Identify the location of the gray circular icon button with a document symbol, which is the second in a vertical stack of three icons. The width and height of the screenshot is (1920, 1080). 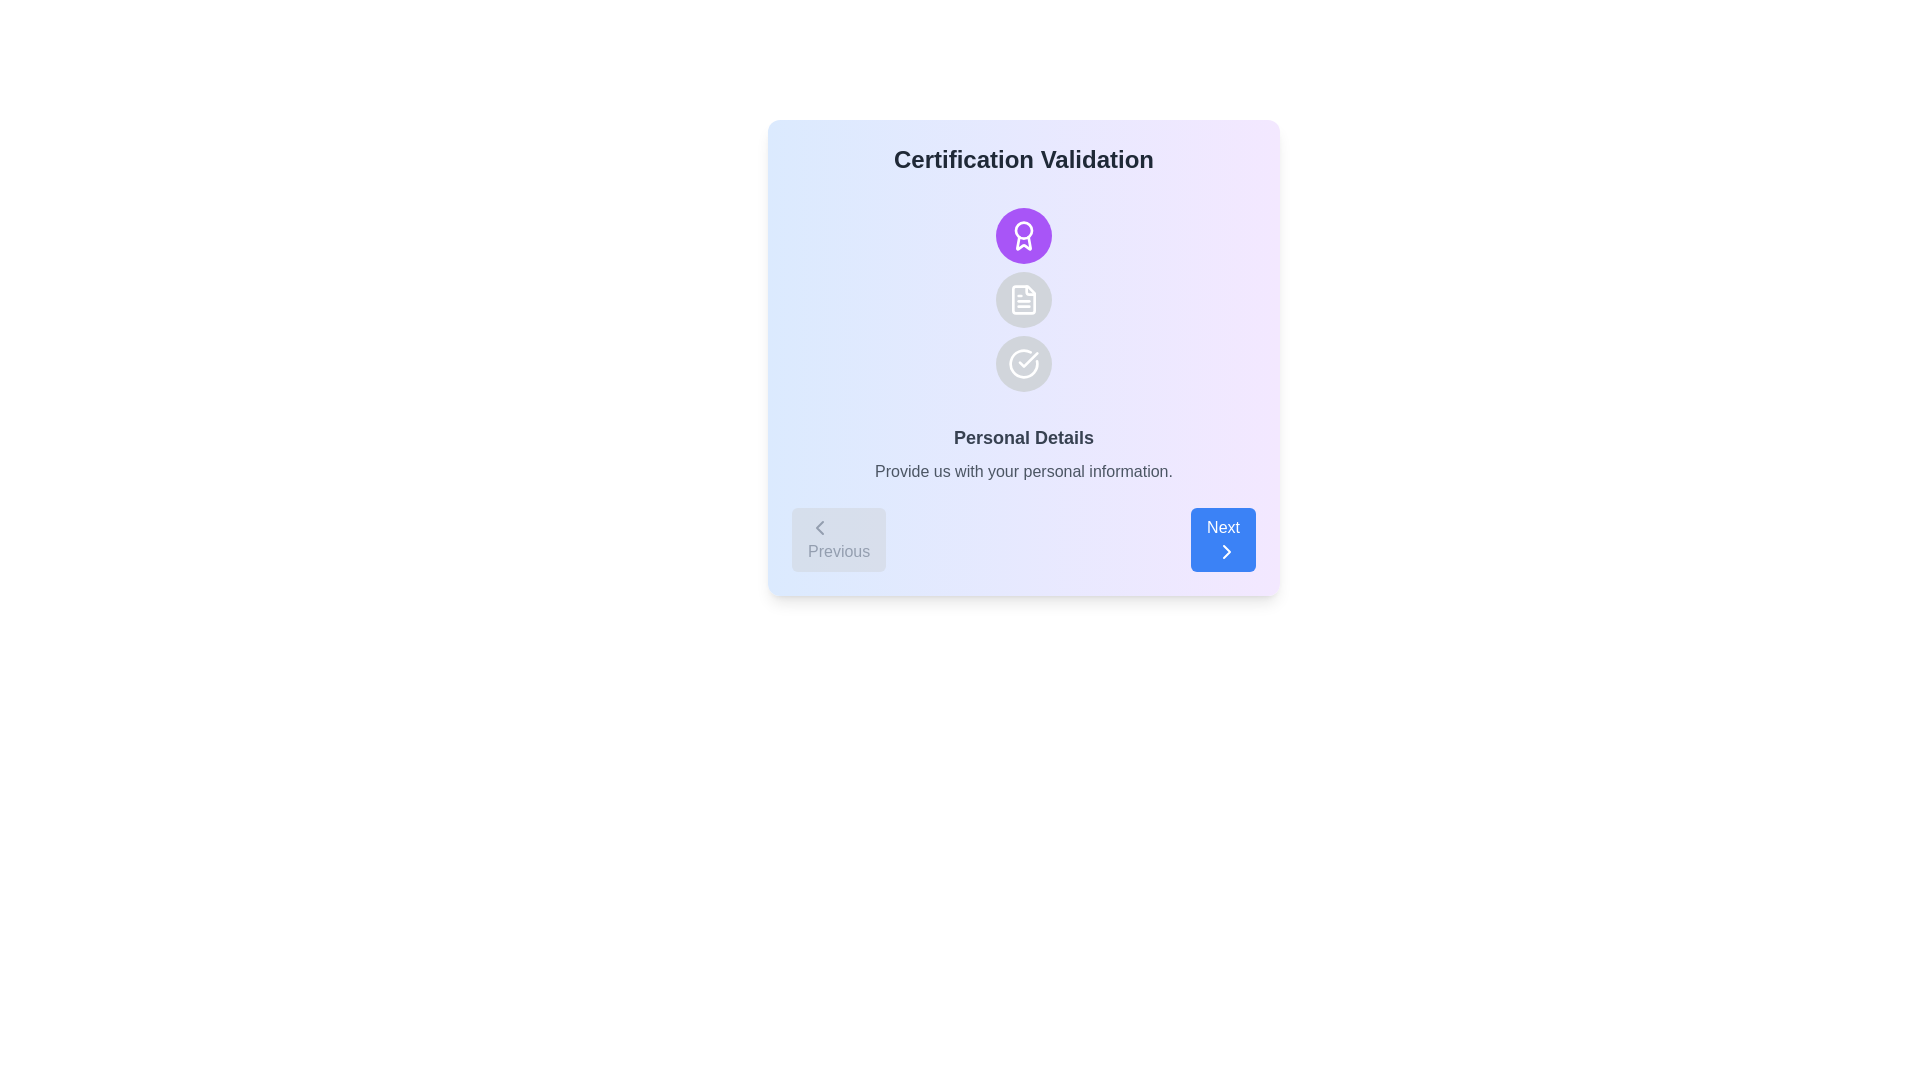
(1023, 300).